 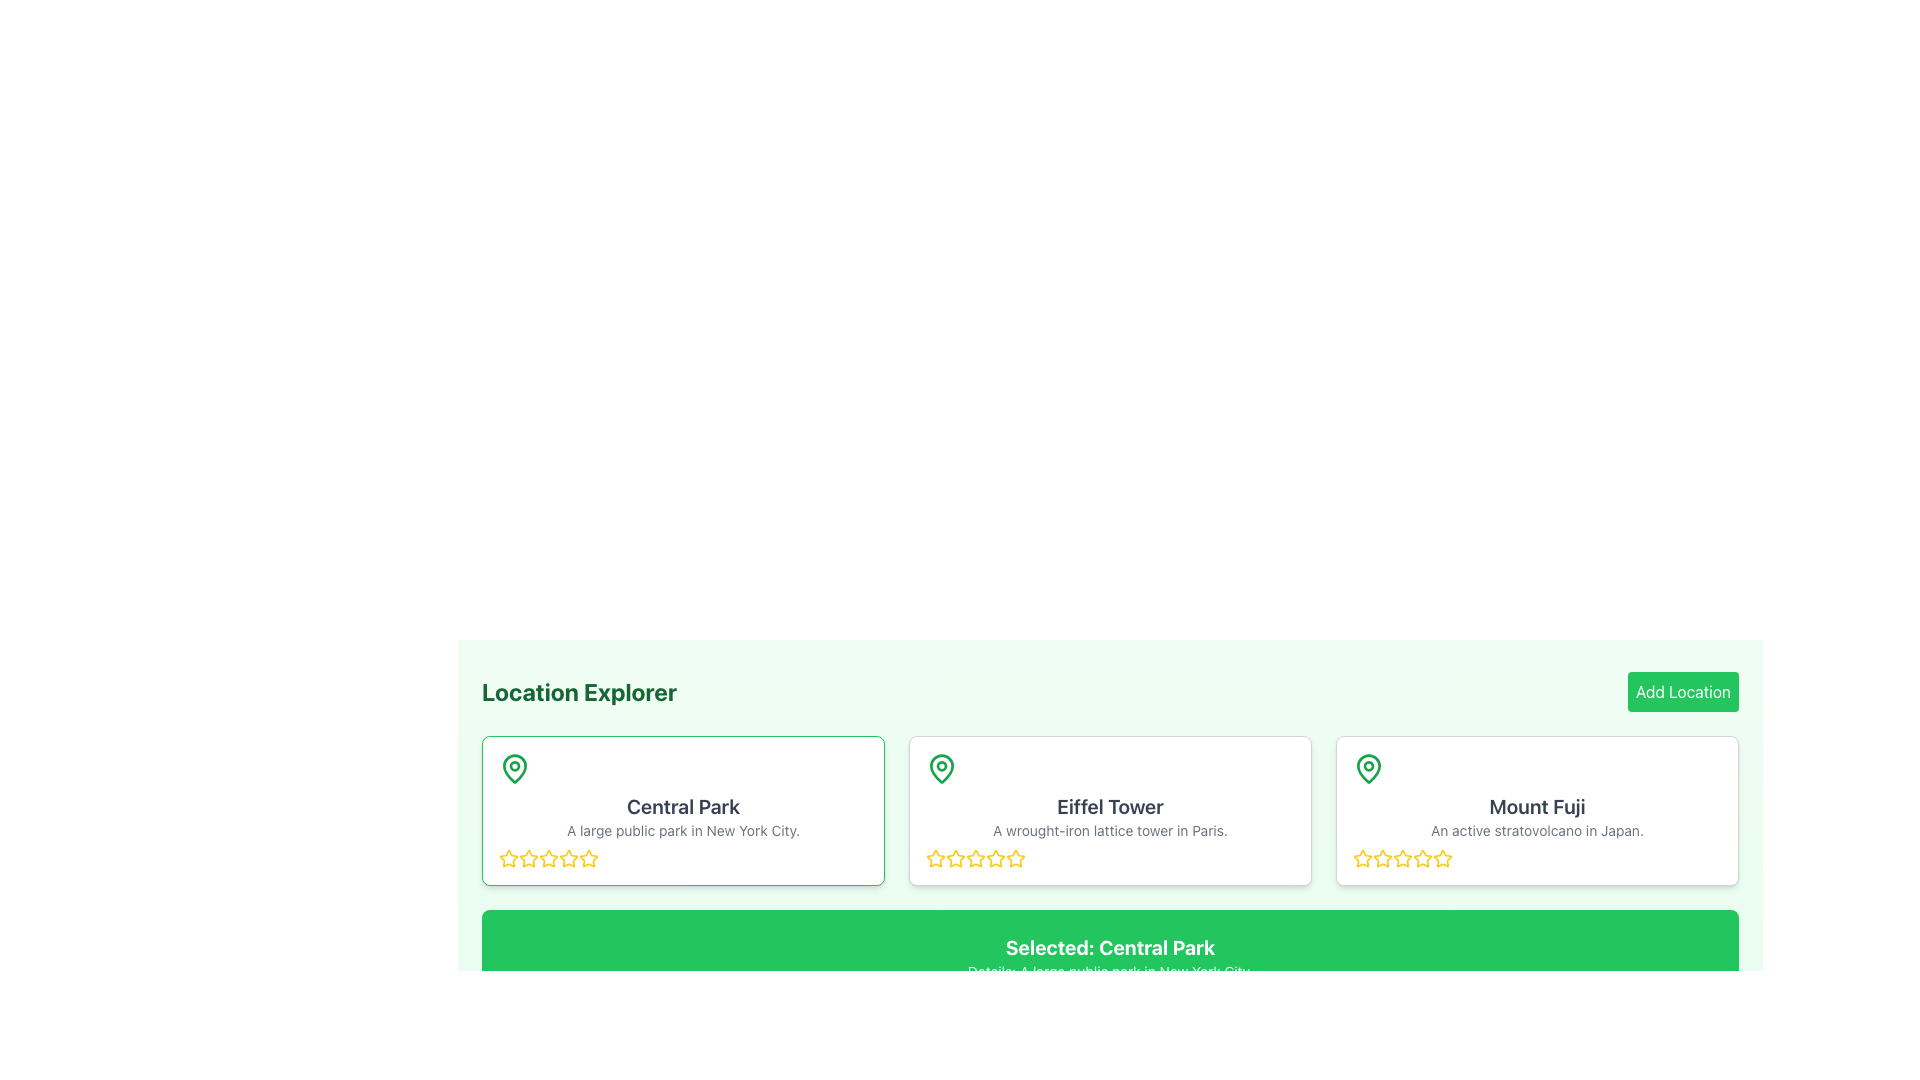 What do you see at coordinates (1109, 805) in the screenshot?
I see `title text of the location card positioned above the description and below the green location pin icon in the middle of three horizontally arranged elements` at bounding box center [1109, 805].